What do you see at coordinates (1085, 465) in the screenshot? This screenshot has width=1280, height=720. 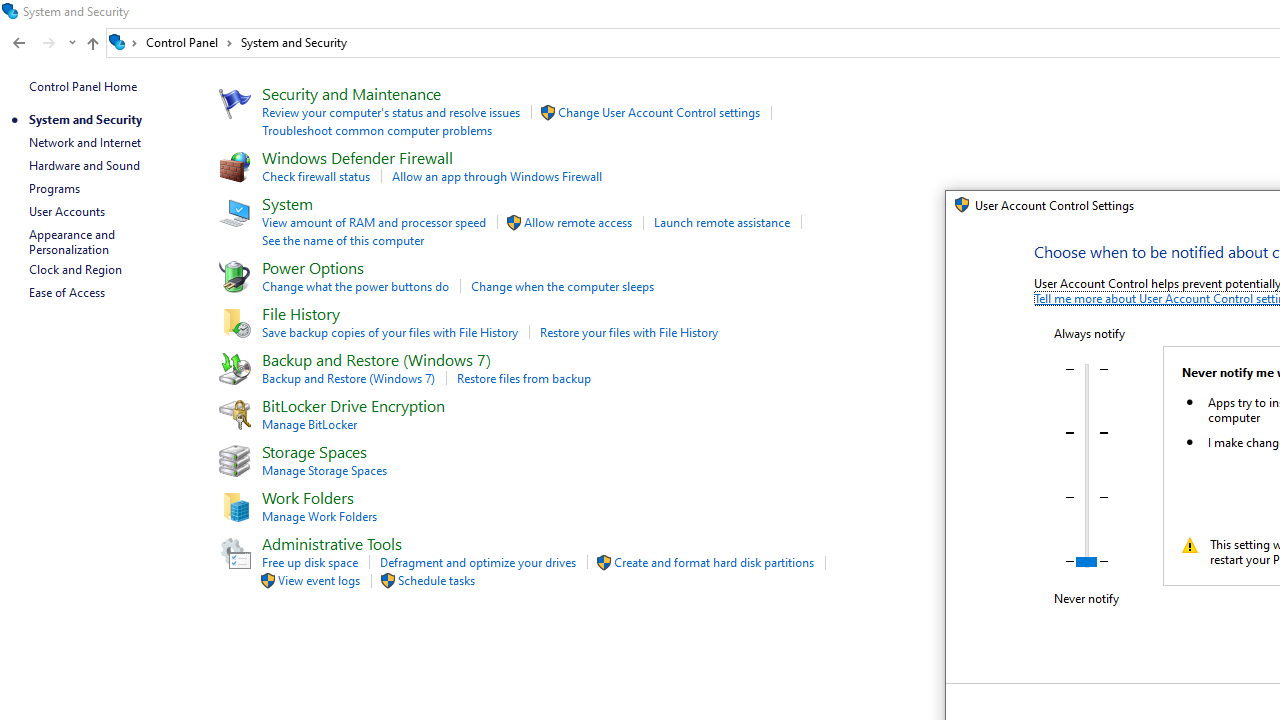 I see `'Notification level:'` at bounding box center [1085, 465].